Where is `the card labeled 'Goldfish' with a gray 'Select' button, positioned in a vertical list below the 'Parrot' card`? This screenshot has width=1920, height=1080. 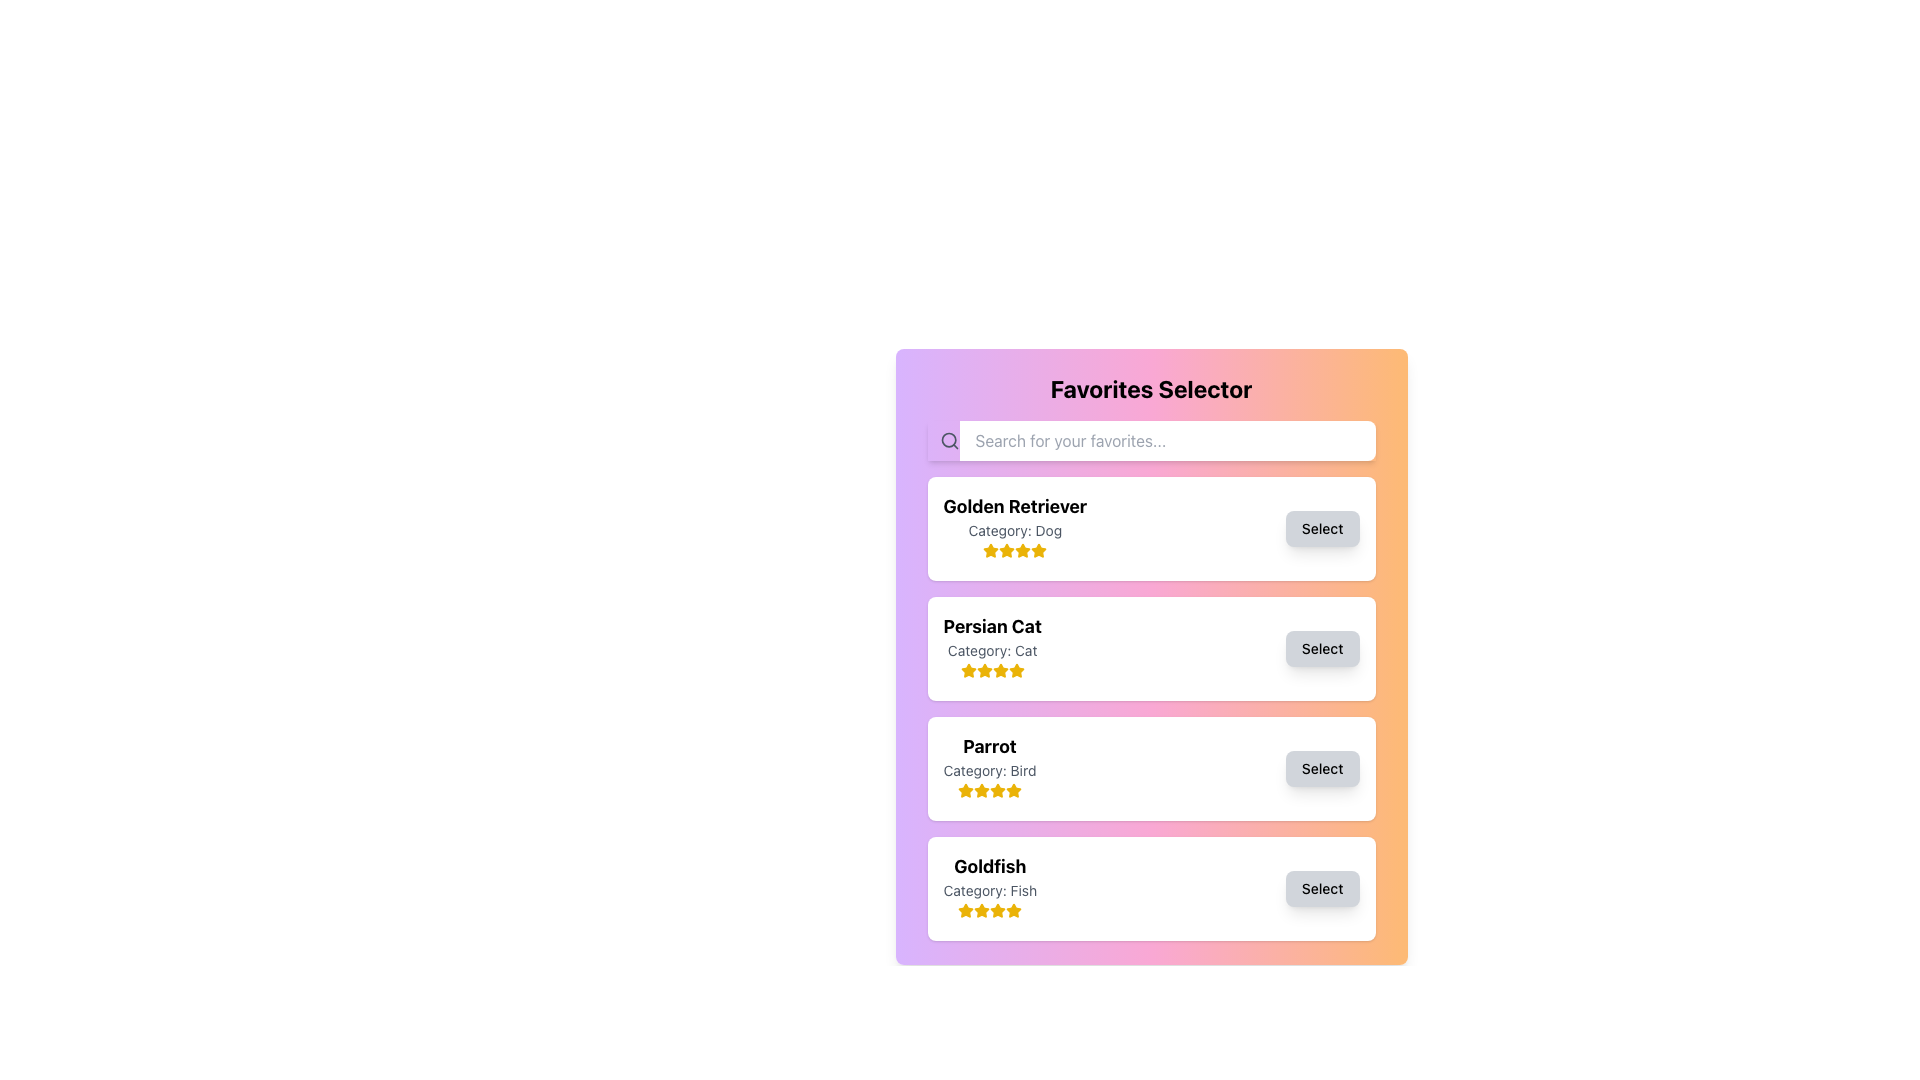
the card labeled 'Goldfish' with a gray 'Select' button, positioned in a vertical list below the 'Parrot' card is located at coordinates (1151, 887).